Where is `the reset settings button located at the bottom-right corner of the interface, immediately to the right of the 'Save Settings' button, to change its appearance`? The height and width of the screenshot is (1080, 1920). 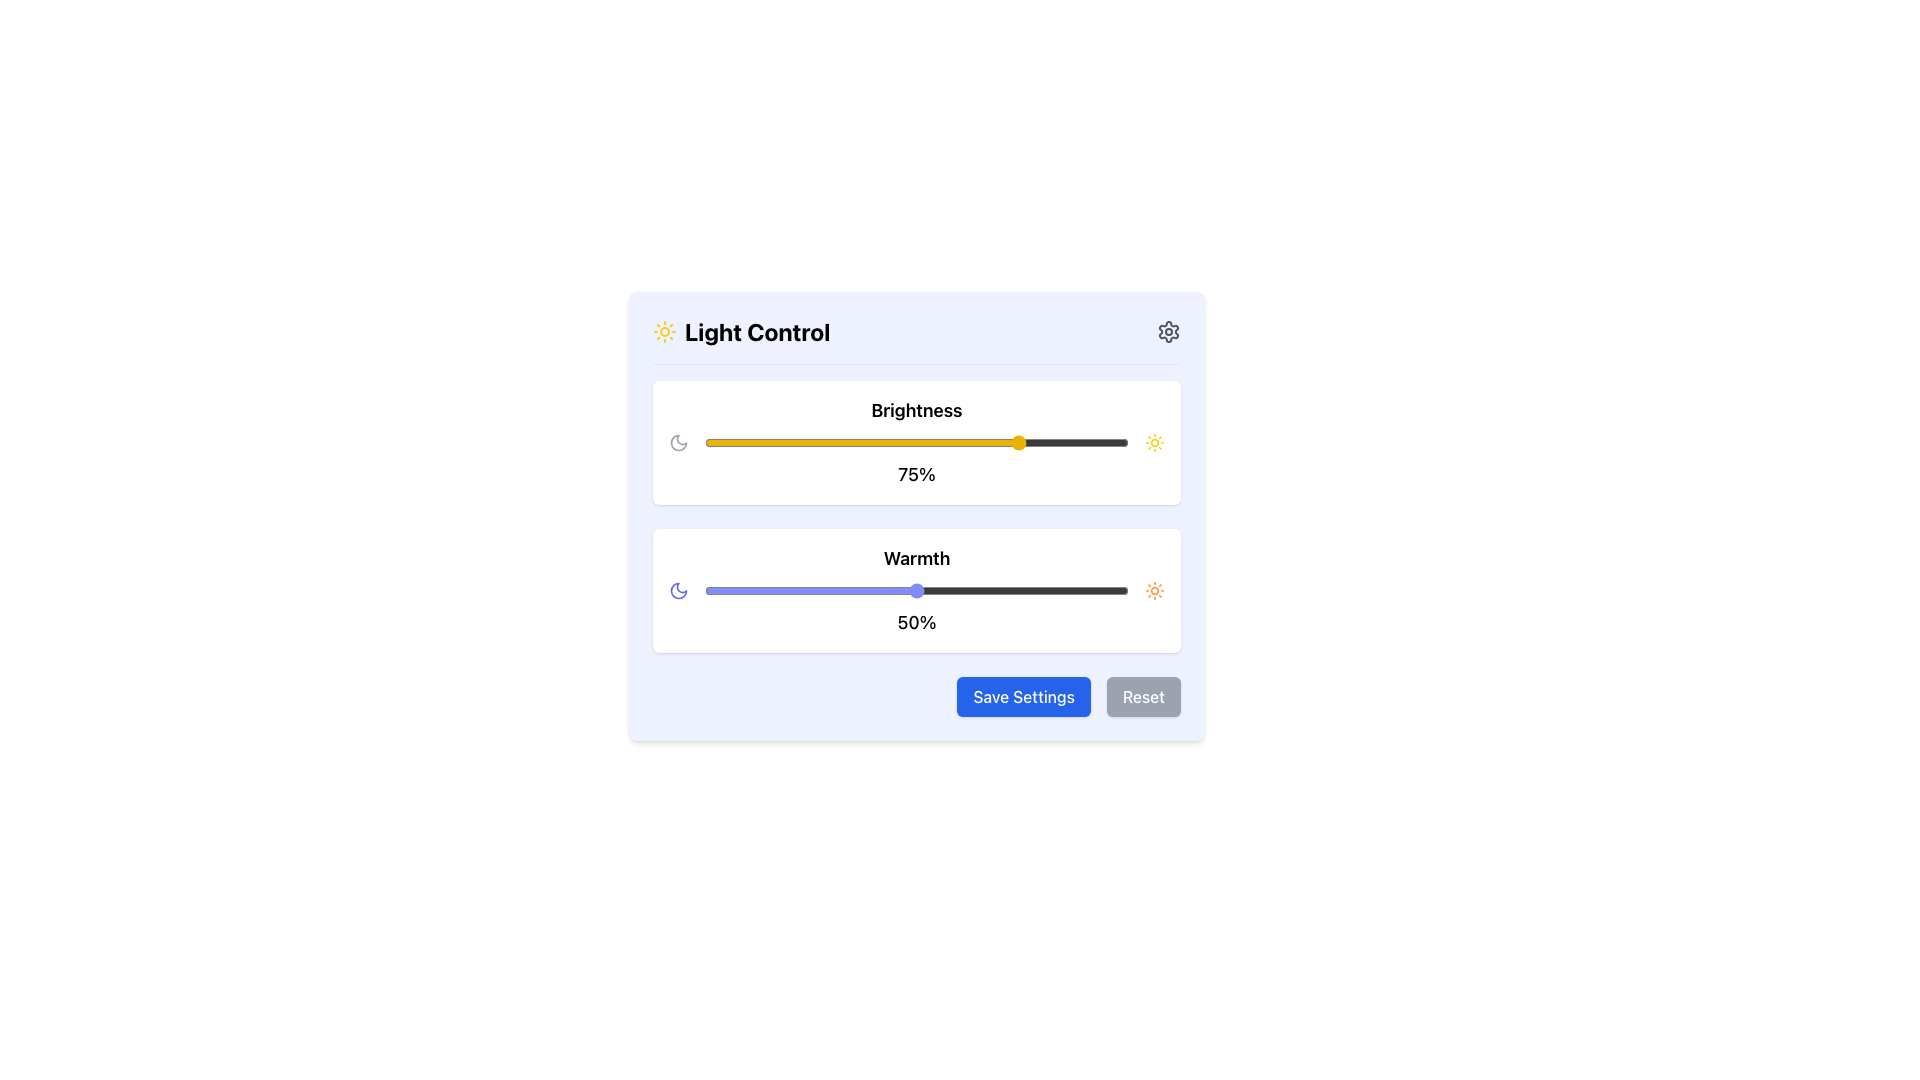
the reset settings button located at the bottom-right corner of the interface, immediately to the right of the 'Save Settings' button, to change its appearance is located at coordinates (1143, 696).